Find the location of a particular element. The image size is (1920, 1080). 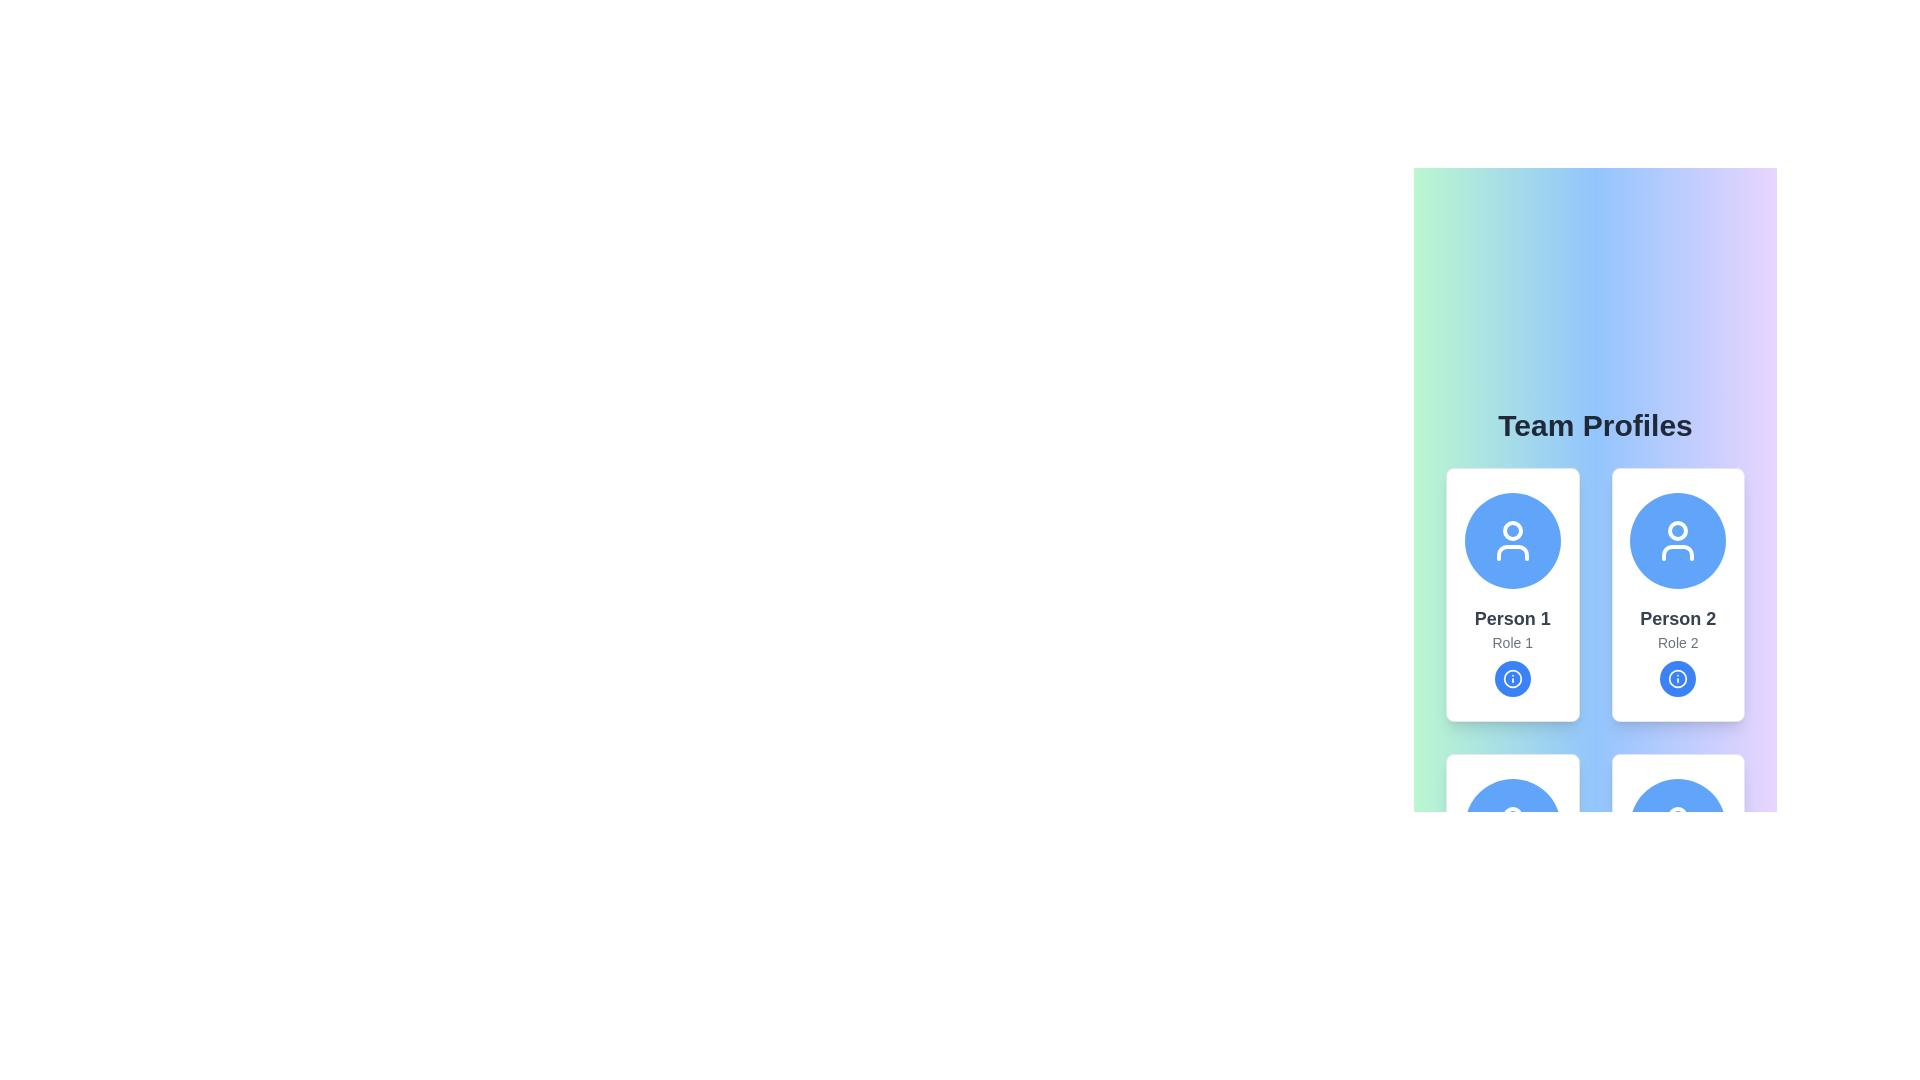

the user profile icon representing 'Person 2', which is visually distinguished in the interface and located under the label 'Person 2 Role 2' is located at coordinates (1678, 540).